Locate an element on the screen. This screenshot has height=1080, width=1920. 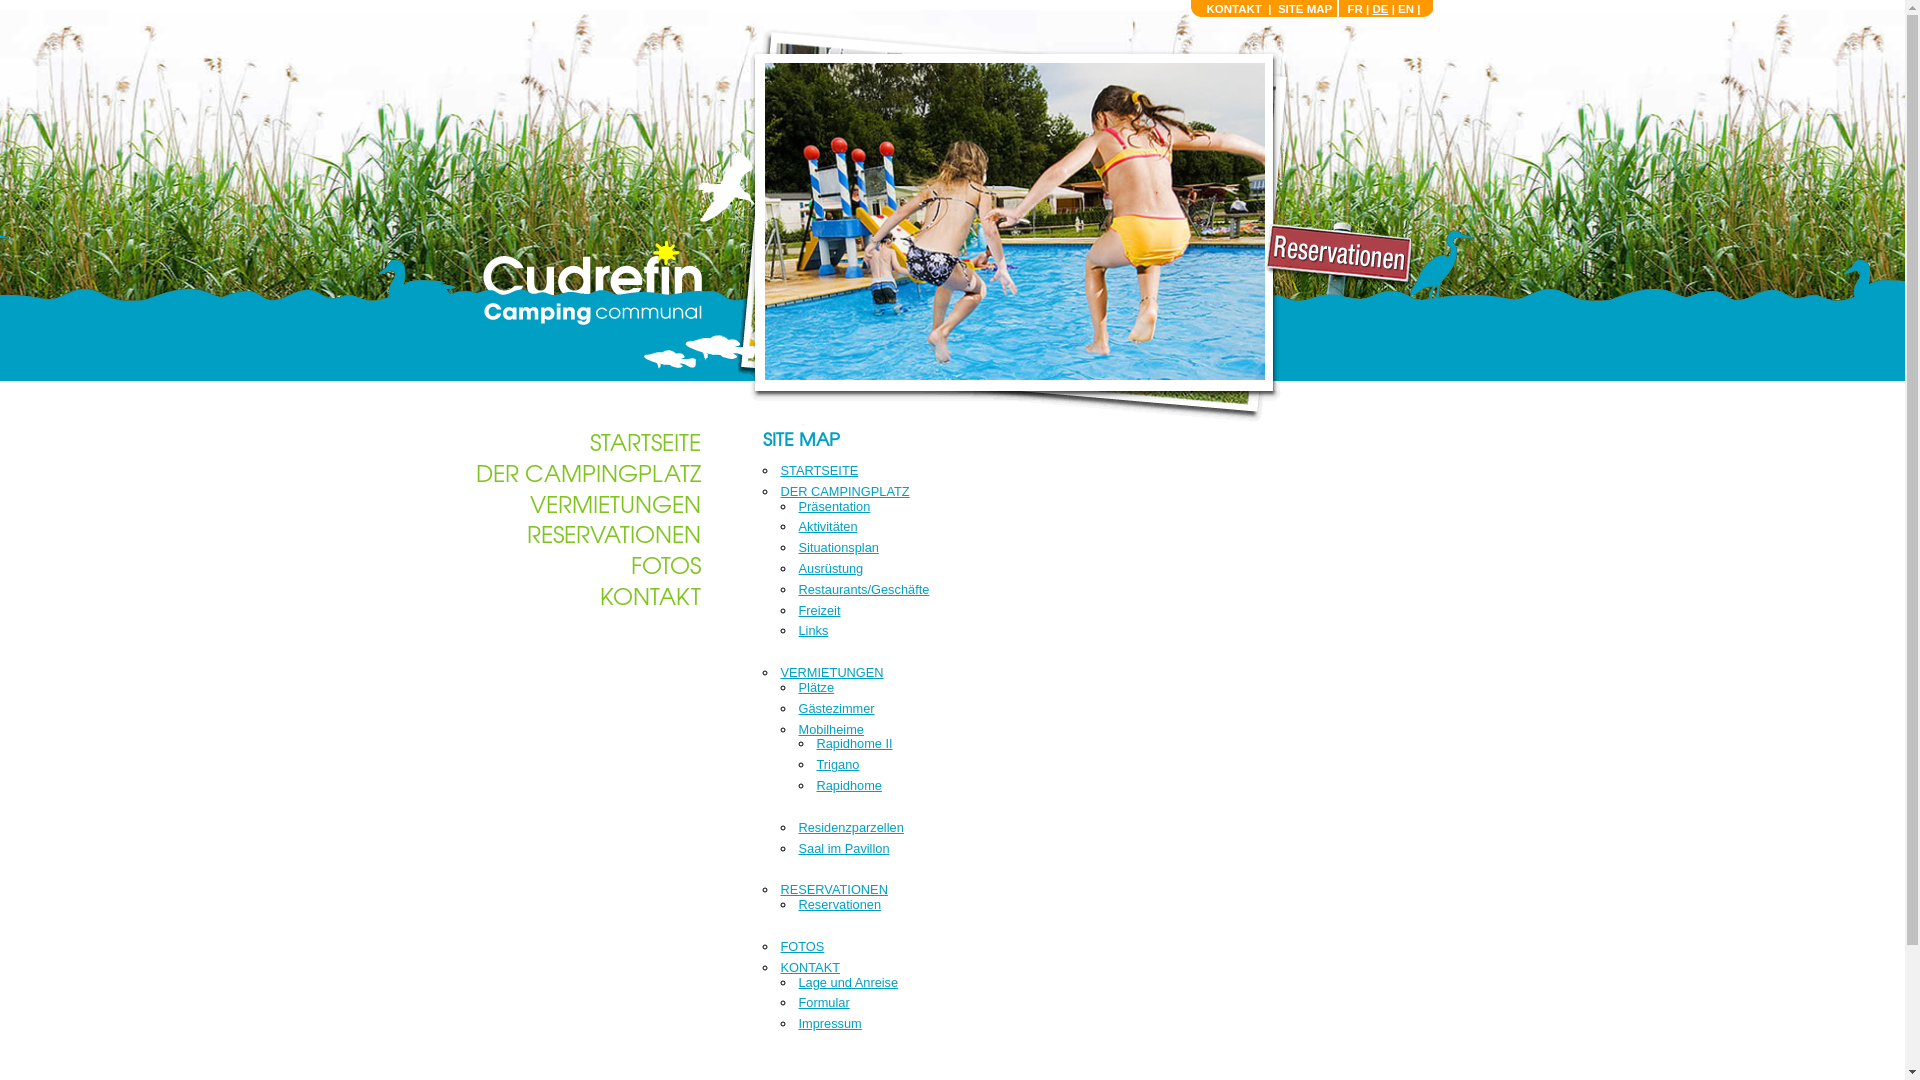
'KONTAKT' is located at coordinates (650, 593).